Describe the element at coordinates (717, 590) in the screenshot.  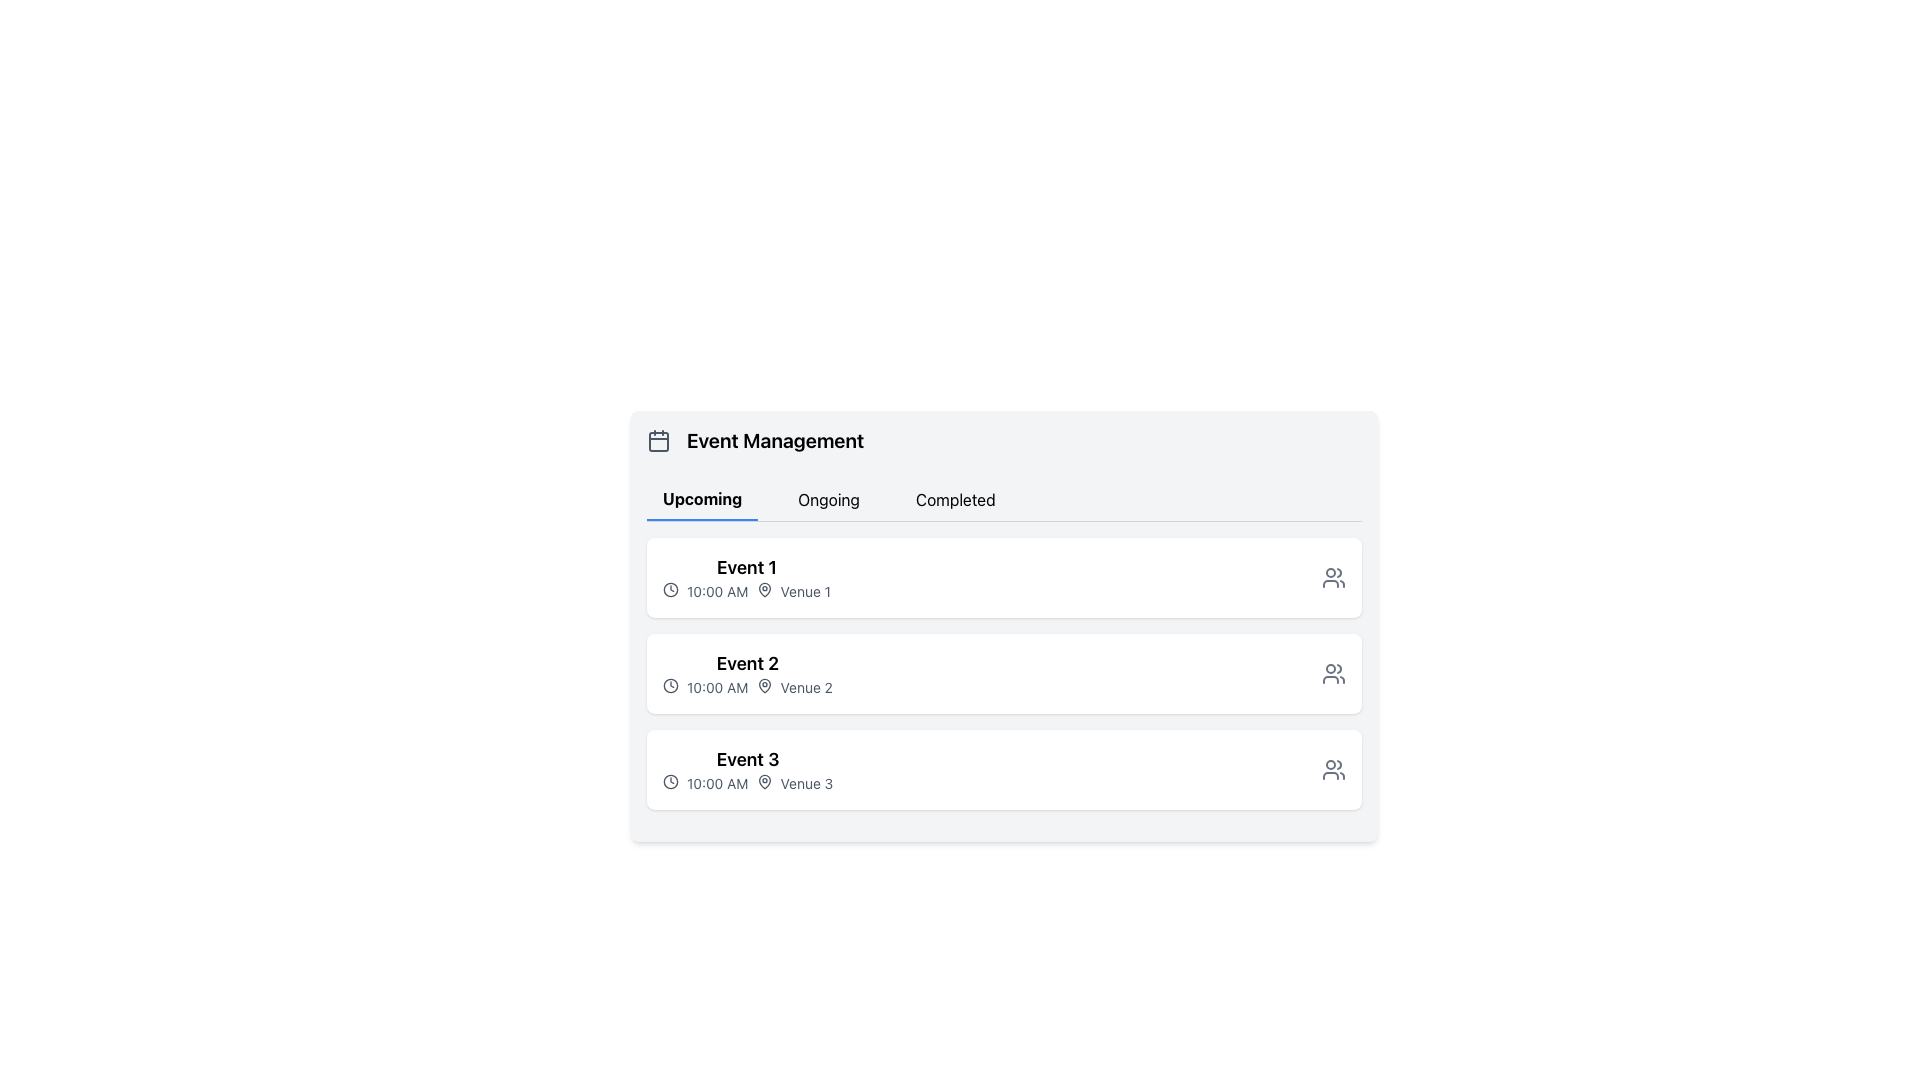
I see `displayed time '10:00 AM' from the text label located in the first row of the 'Upcoming' section, positioned between a clock icon and the text 'Venue 1'` at that location.